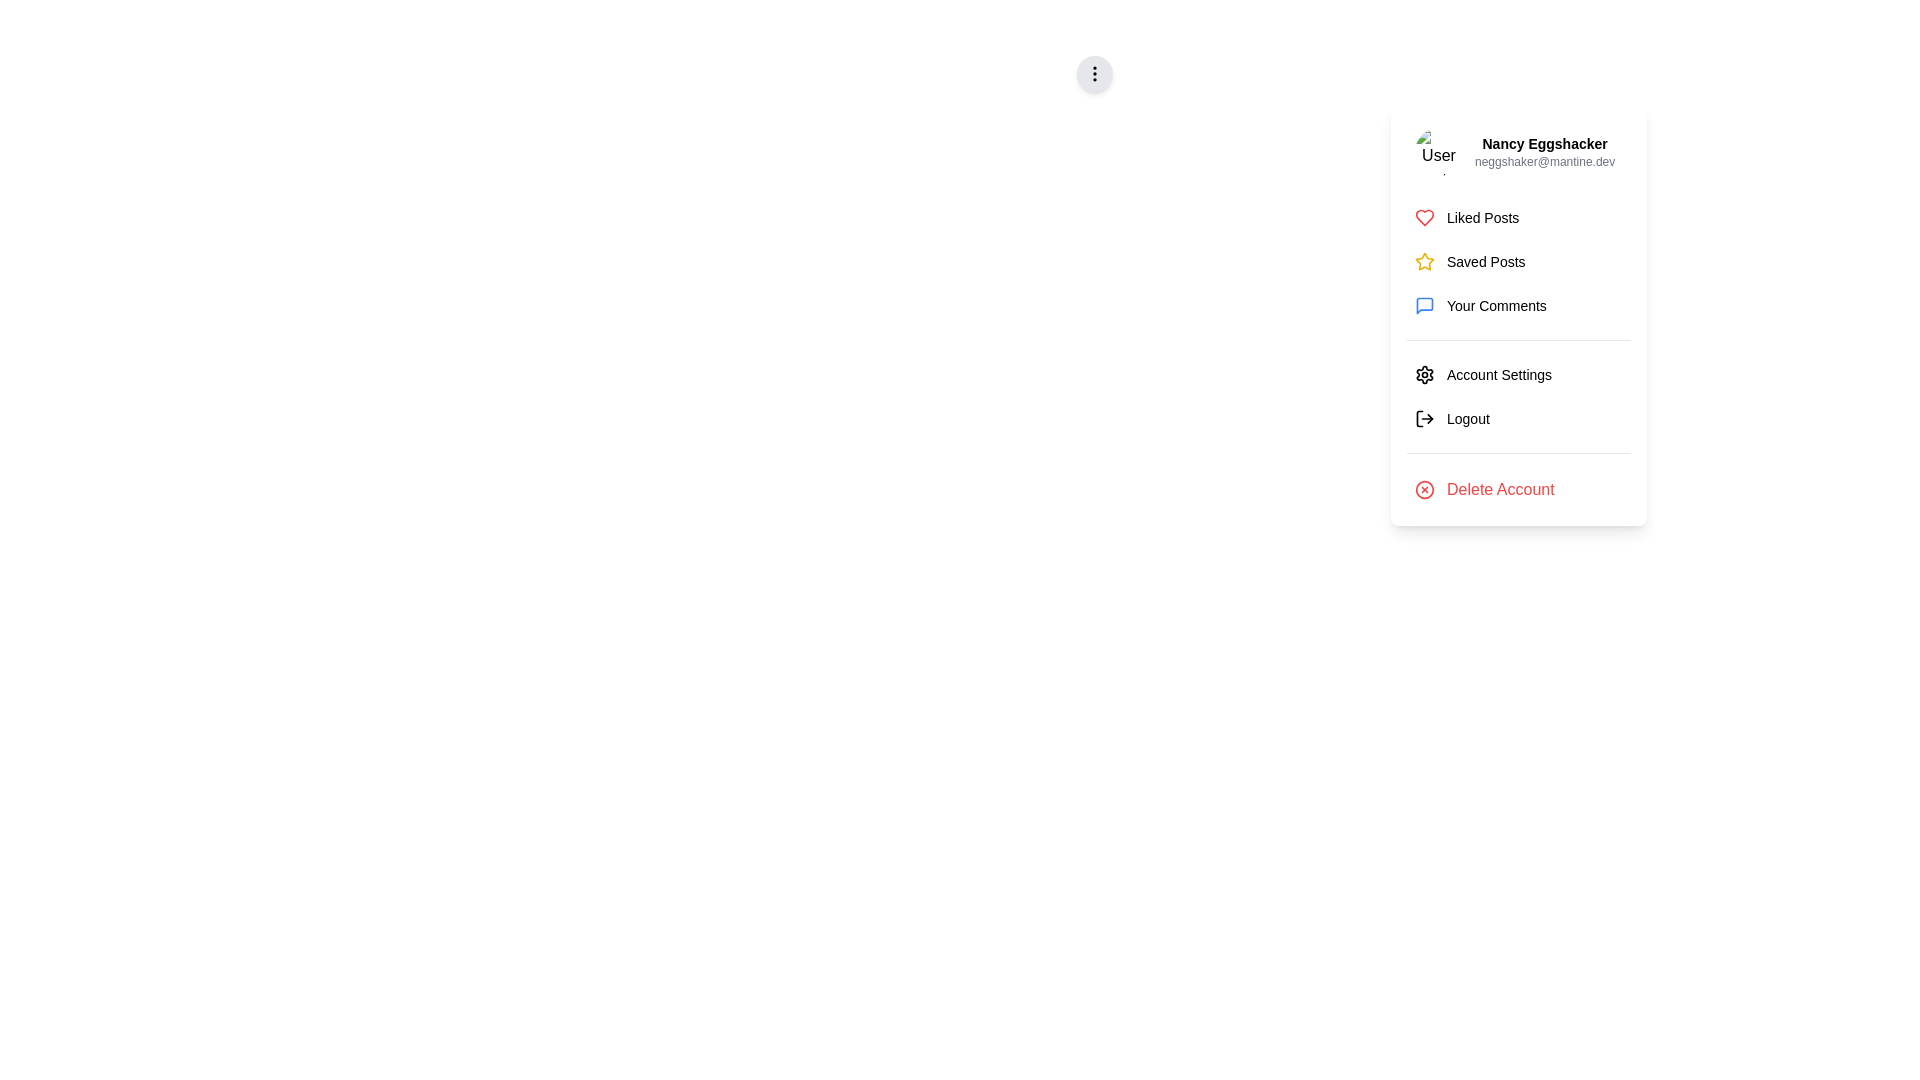 This screenshot has width=1920, height=1080. I want to click on the 'Saved Posts' navigation item, which features a yellow star icon and changes background color on hover, so click(1518, 261).